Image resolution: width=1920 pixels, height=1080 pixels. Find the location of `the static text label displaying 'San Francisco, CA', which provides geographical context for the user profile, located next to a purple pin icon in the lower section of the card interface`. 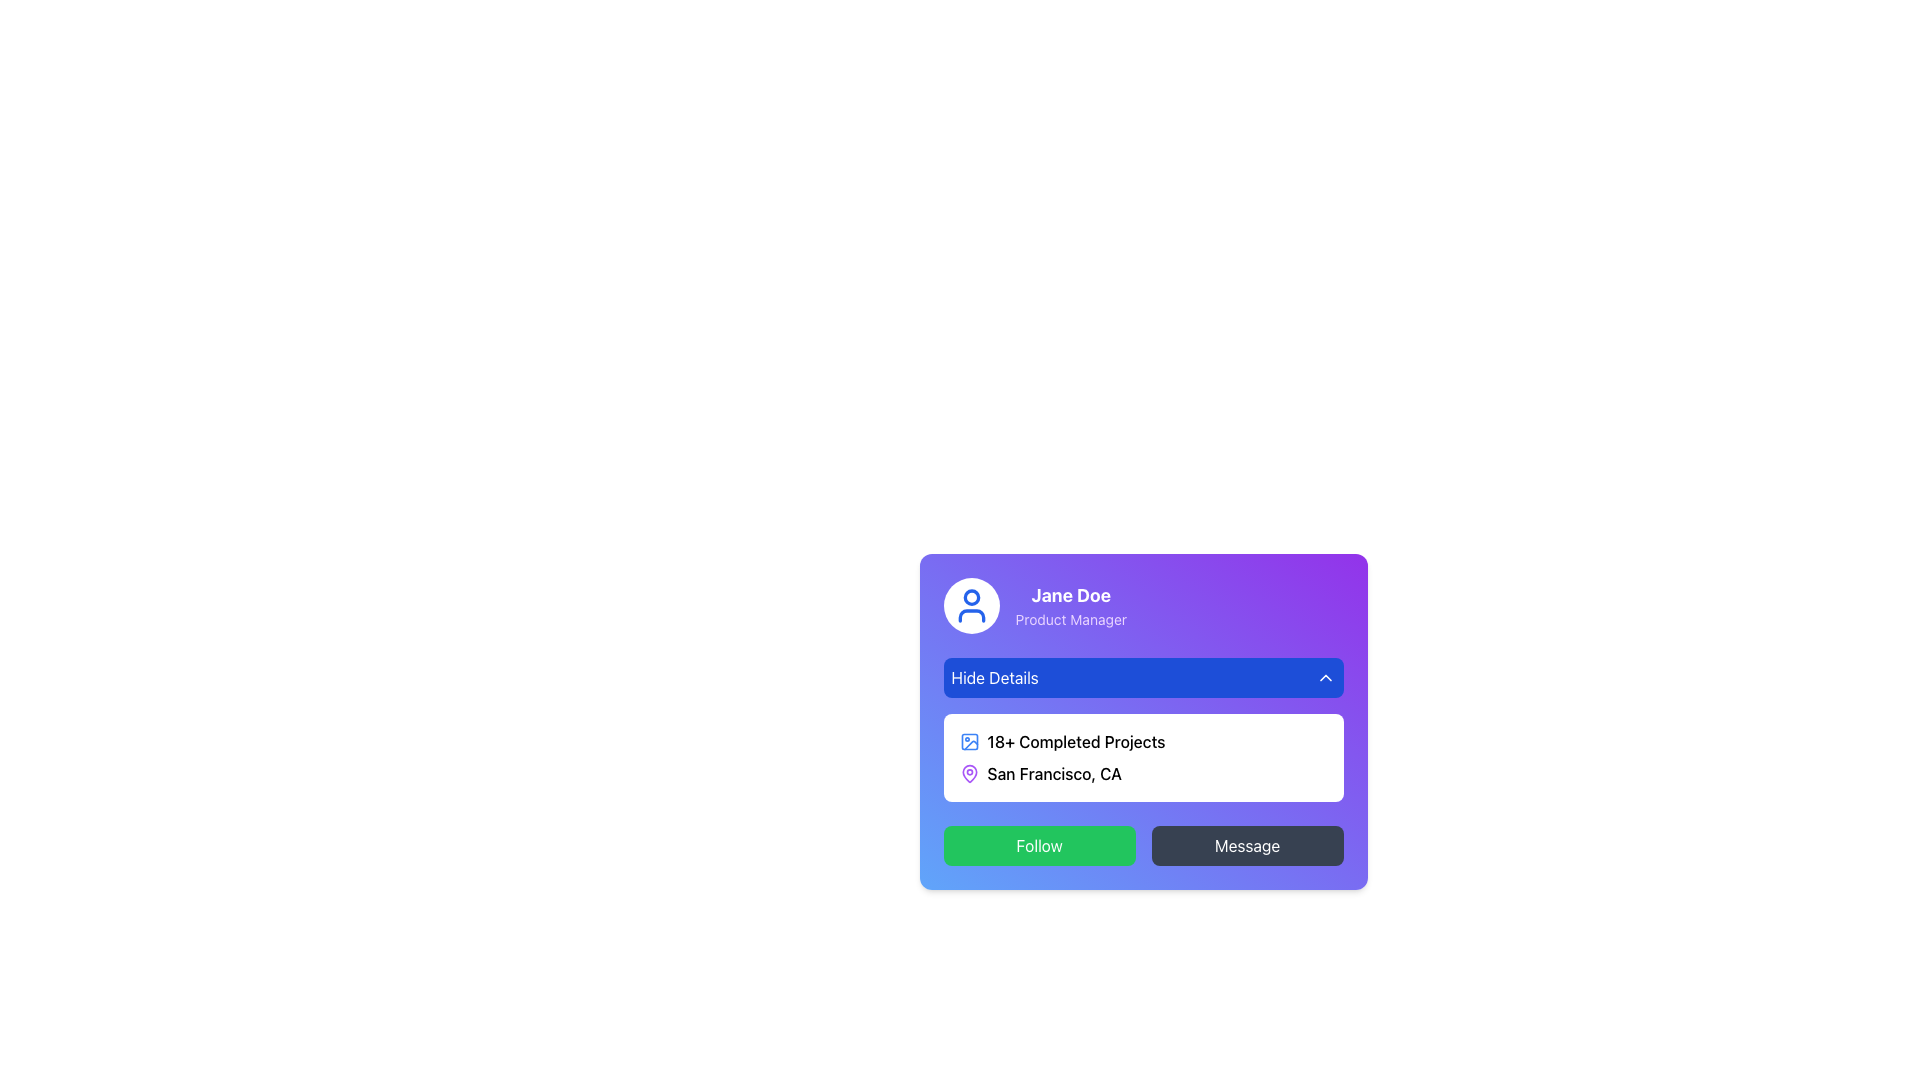

the static text label displaying 'San Francisco, CA', which provides geographical context for the user profile, located next to a purple pin icon in the lower section of the card interface is located at coordinates (1053, 773).